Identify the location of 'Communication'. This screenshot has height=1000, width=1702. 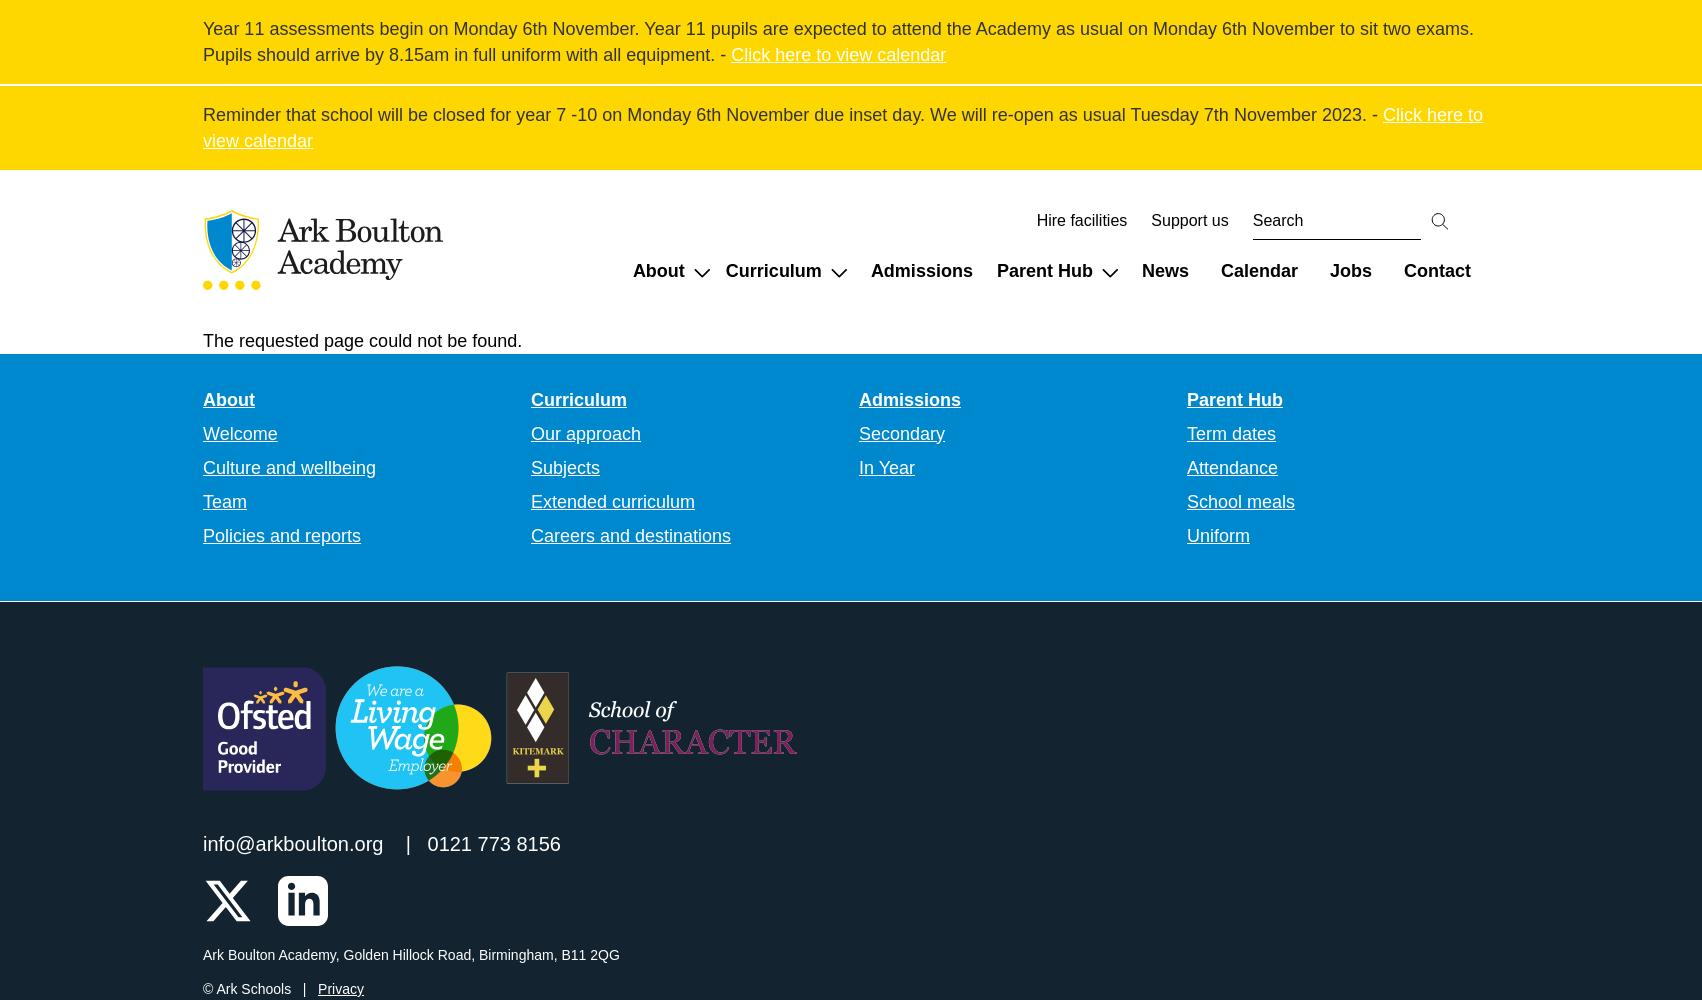
(1273, 334).